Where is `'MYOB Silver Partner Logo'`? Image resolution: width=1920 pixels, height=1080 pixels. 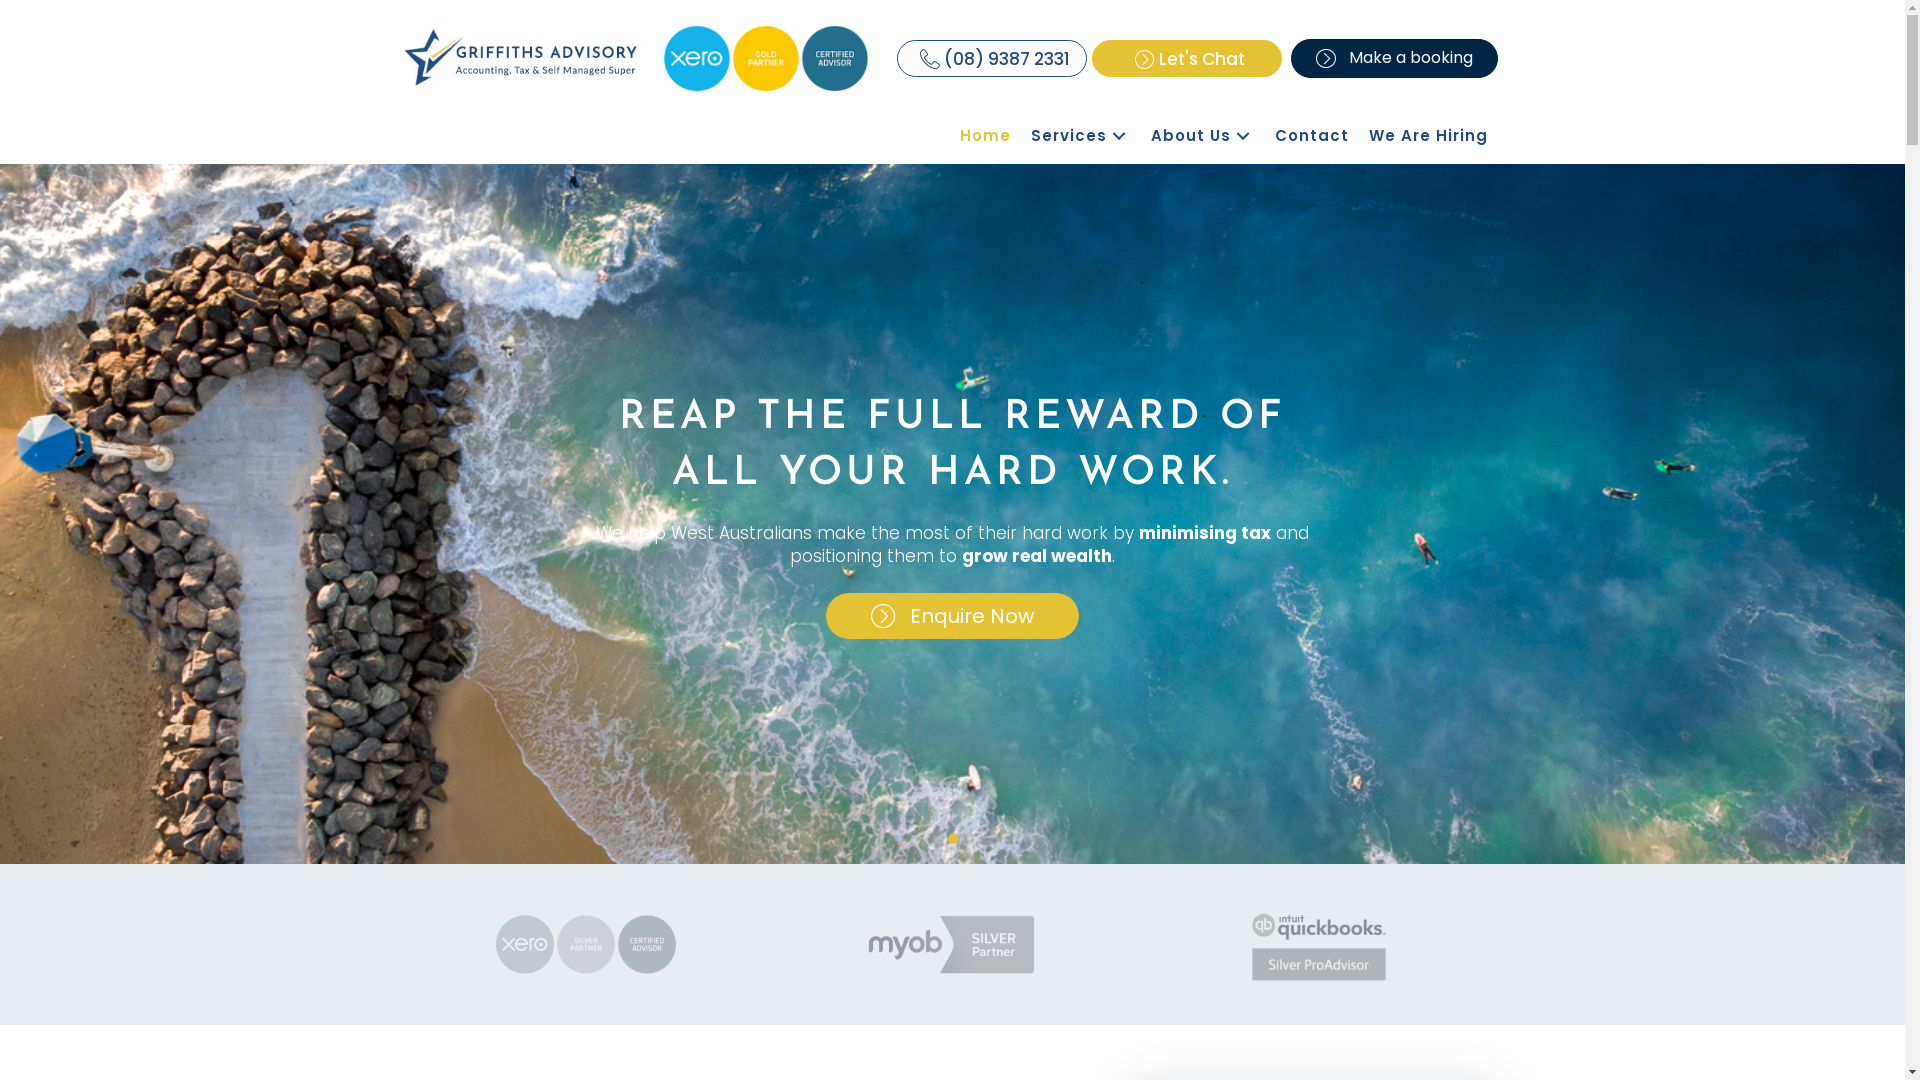
'MYOB Silver Partner Logo' is located at coordinates (862, 945).